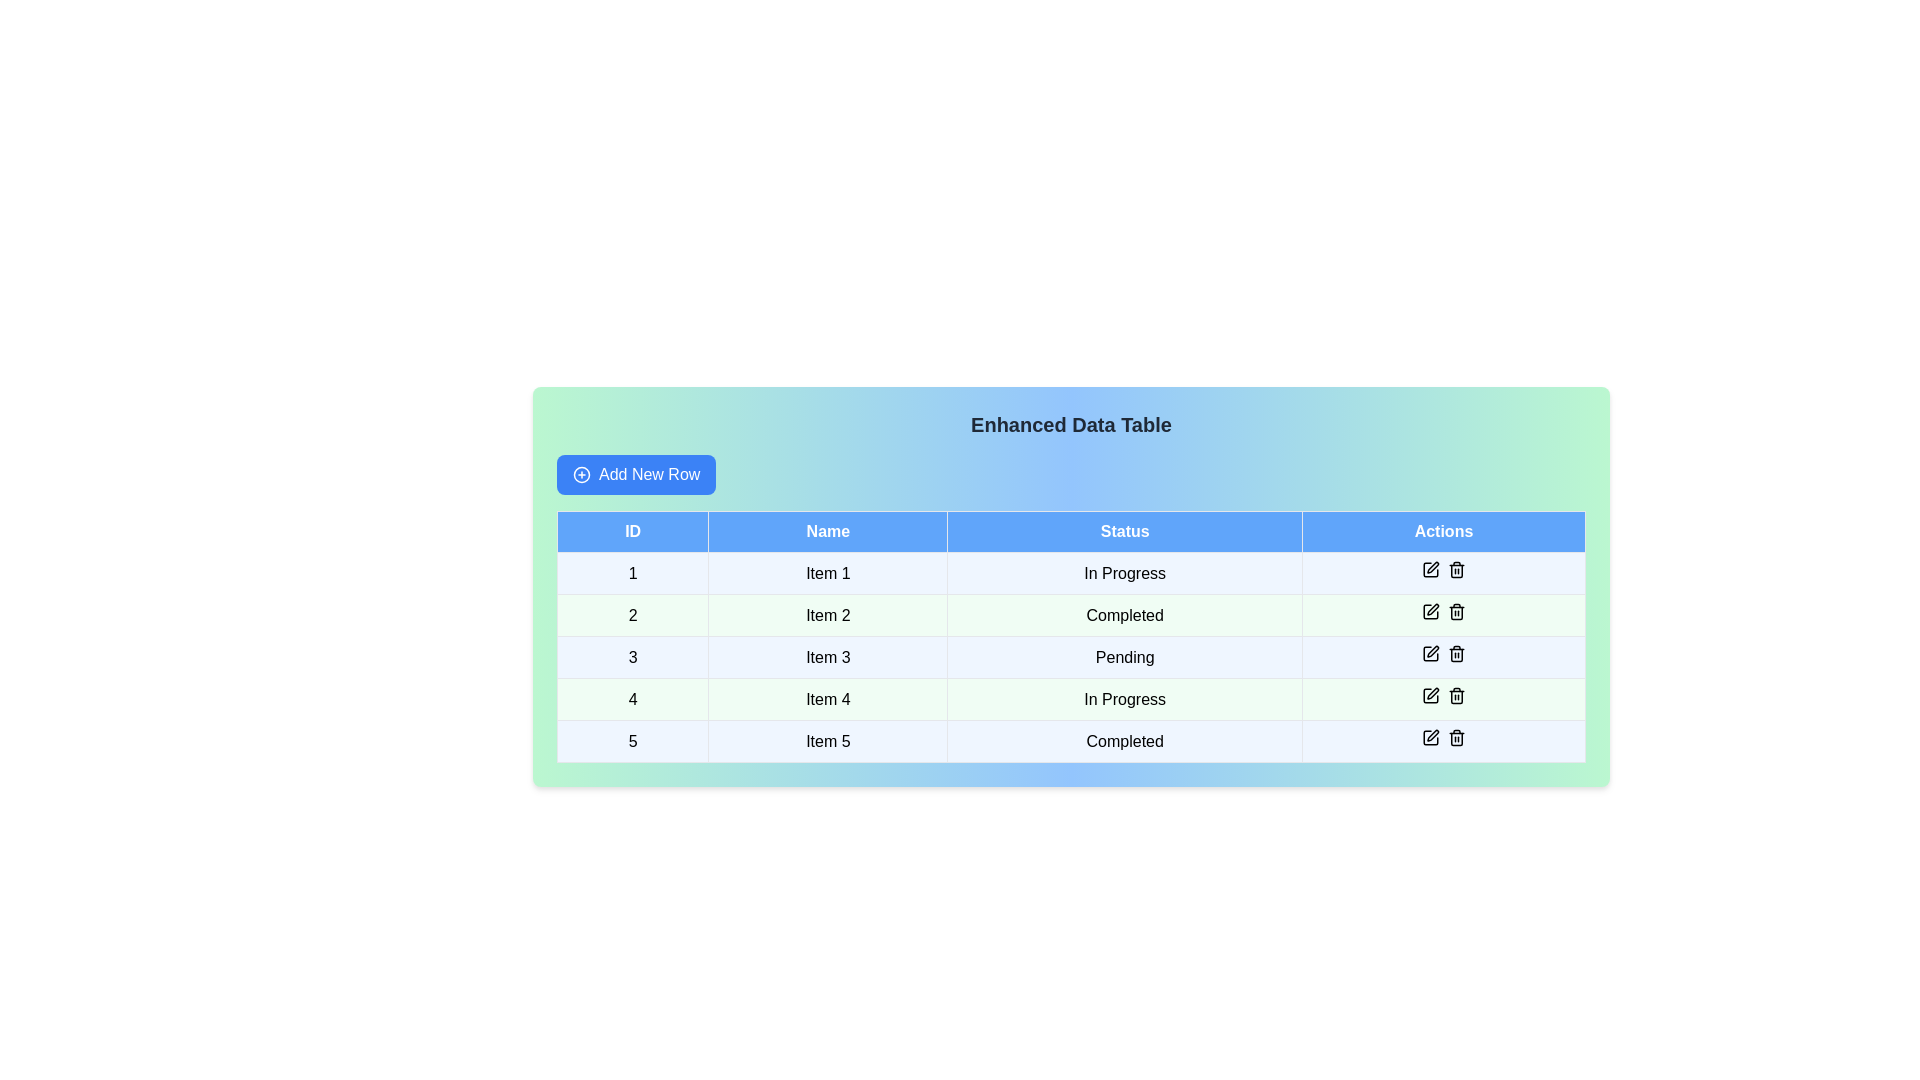 This screenshot has height=1080, width=1920. I want to click on the small square SVG icon with a pen overlay located in the 'Actions' column of the third row, so click(1429, 654).